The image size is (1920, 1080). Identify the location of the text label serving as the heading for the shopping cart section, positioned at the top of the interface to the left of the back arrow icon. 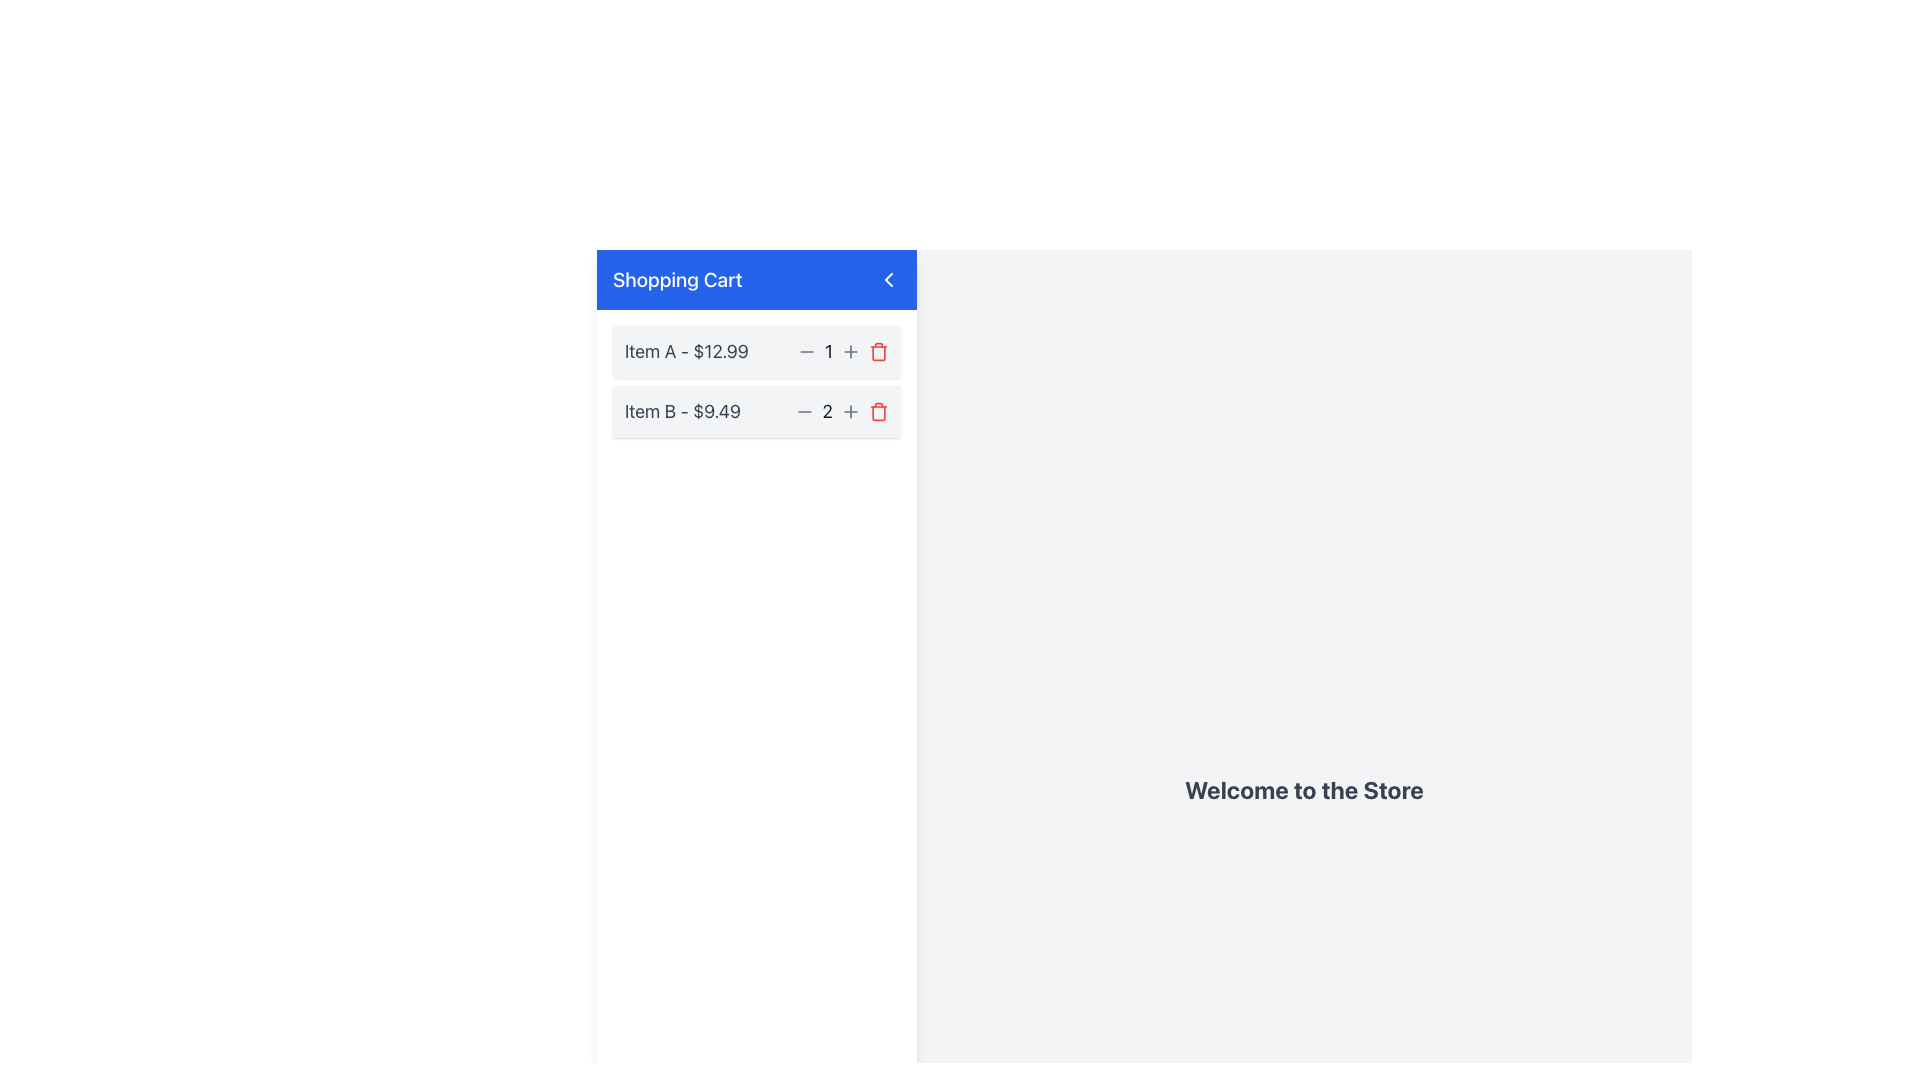
(677, 280).